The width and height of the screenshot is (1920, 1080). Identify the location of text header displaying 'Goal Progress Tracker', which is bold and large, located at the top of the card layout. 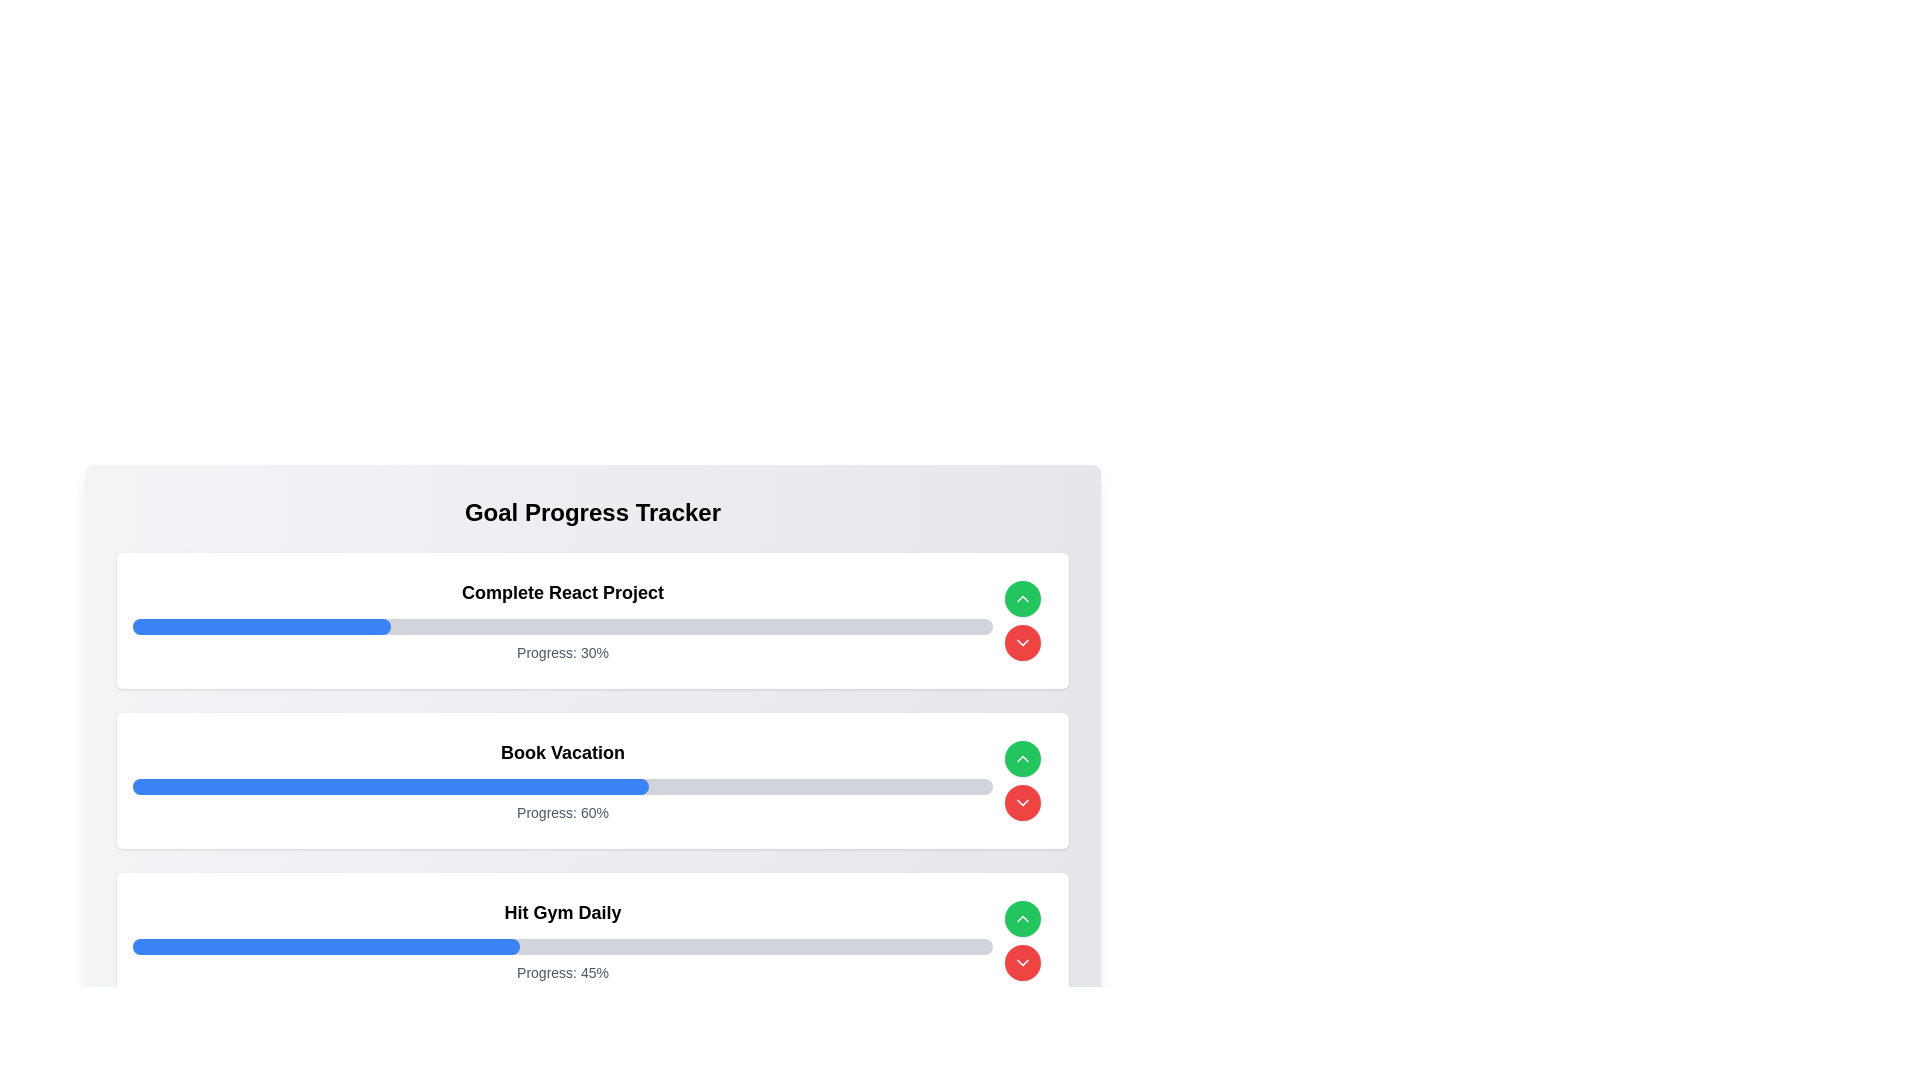
(592, 512).